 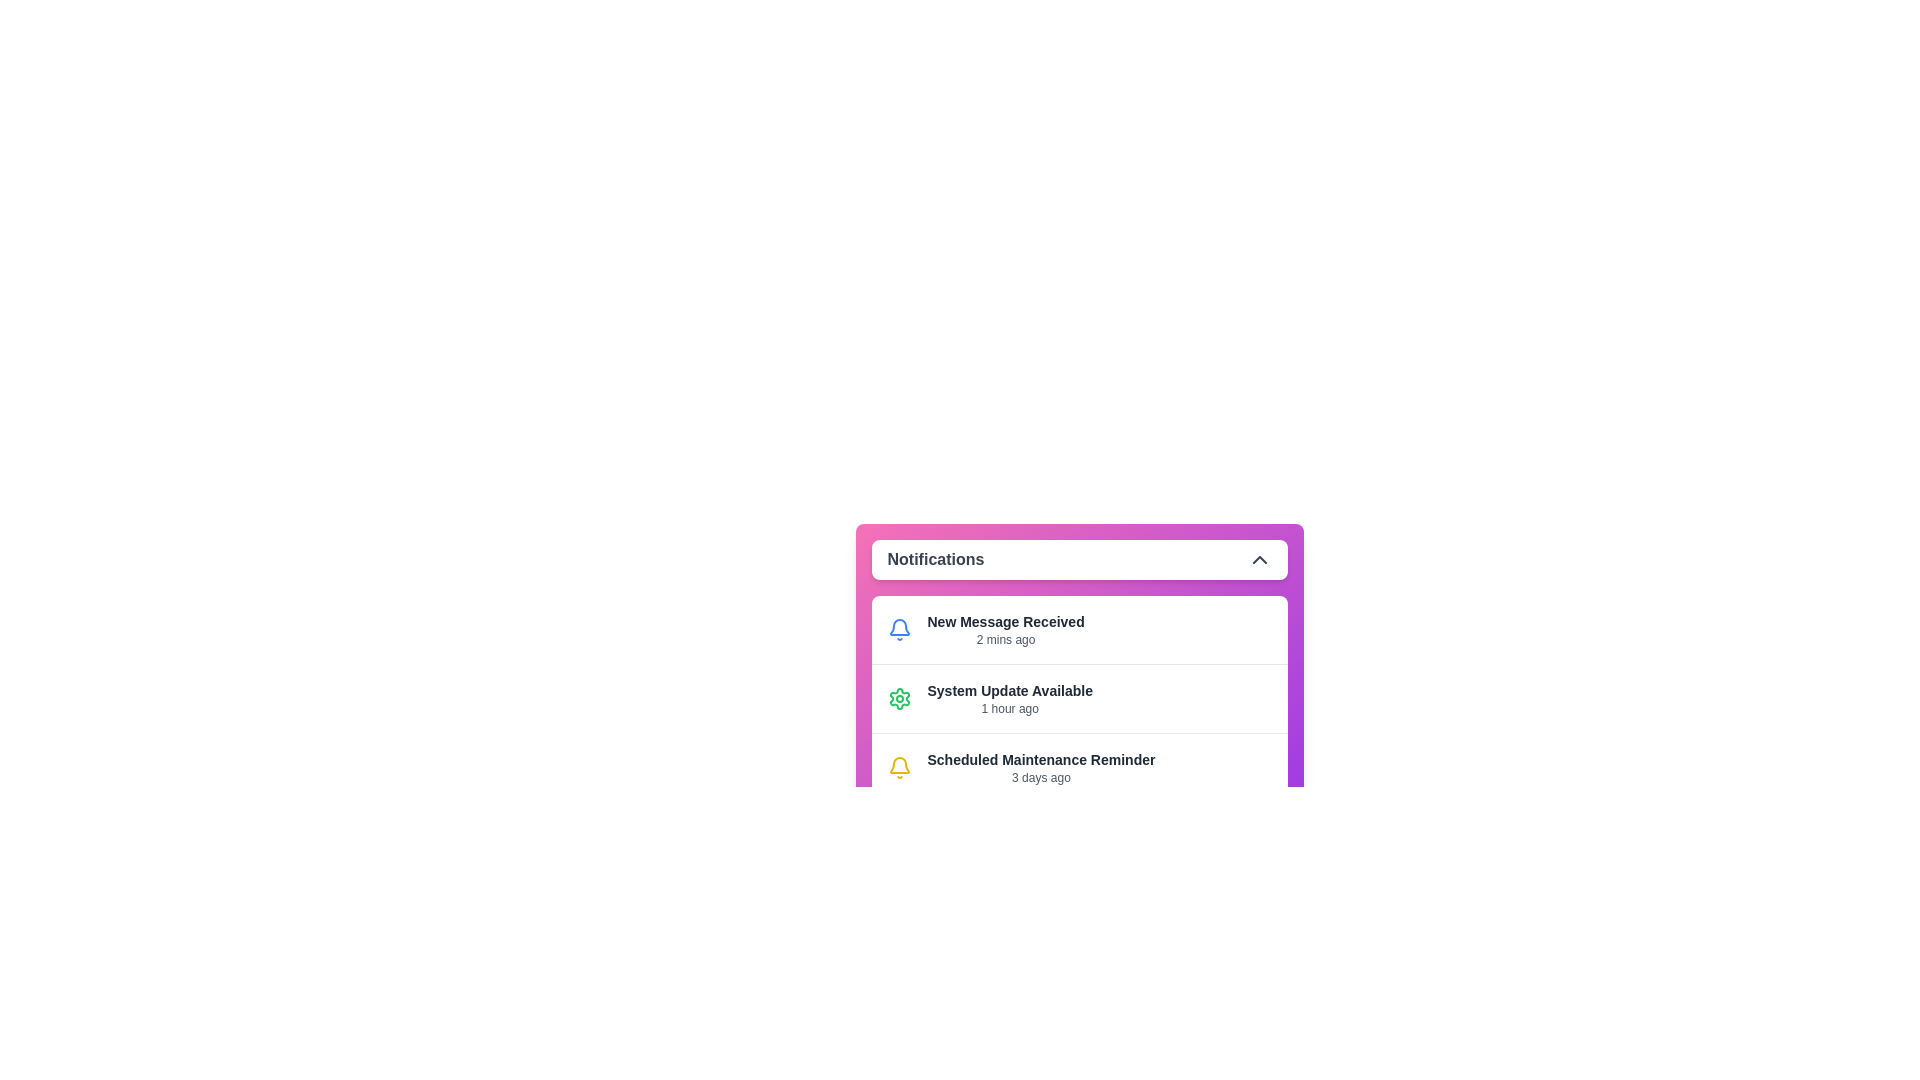 What do you see at coordinates (898, 628) in the screenshot?
I see `the vibrant blue bell icon located to the far-left of the notification panel header that reads 'New Message Received'` at bounding box center [898, 628].